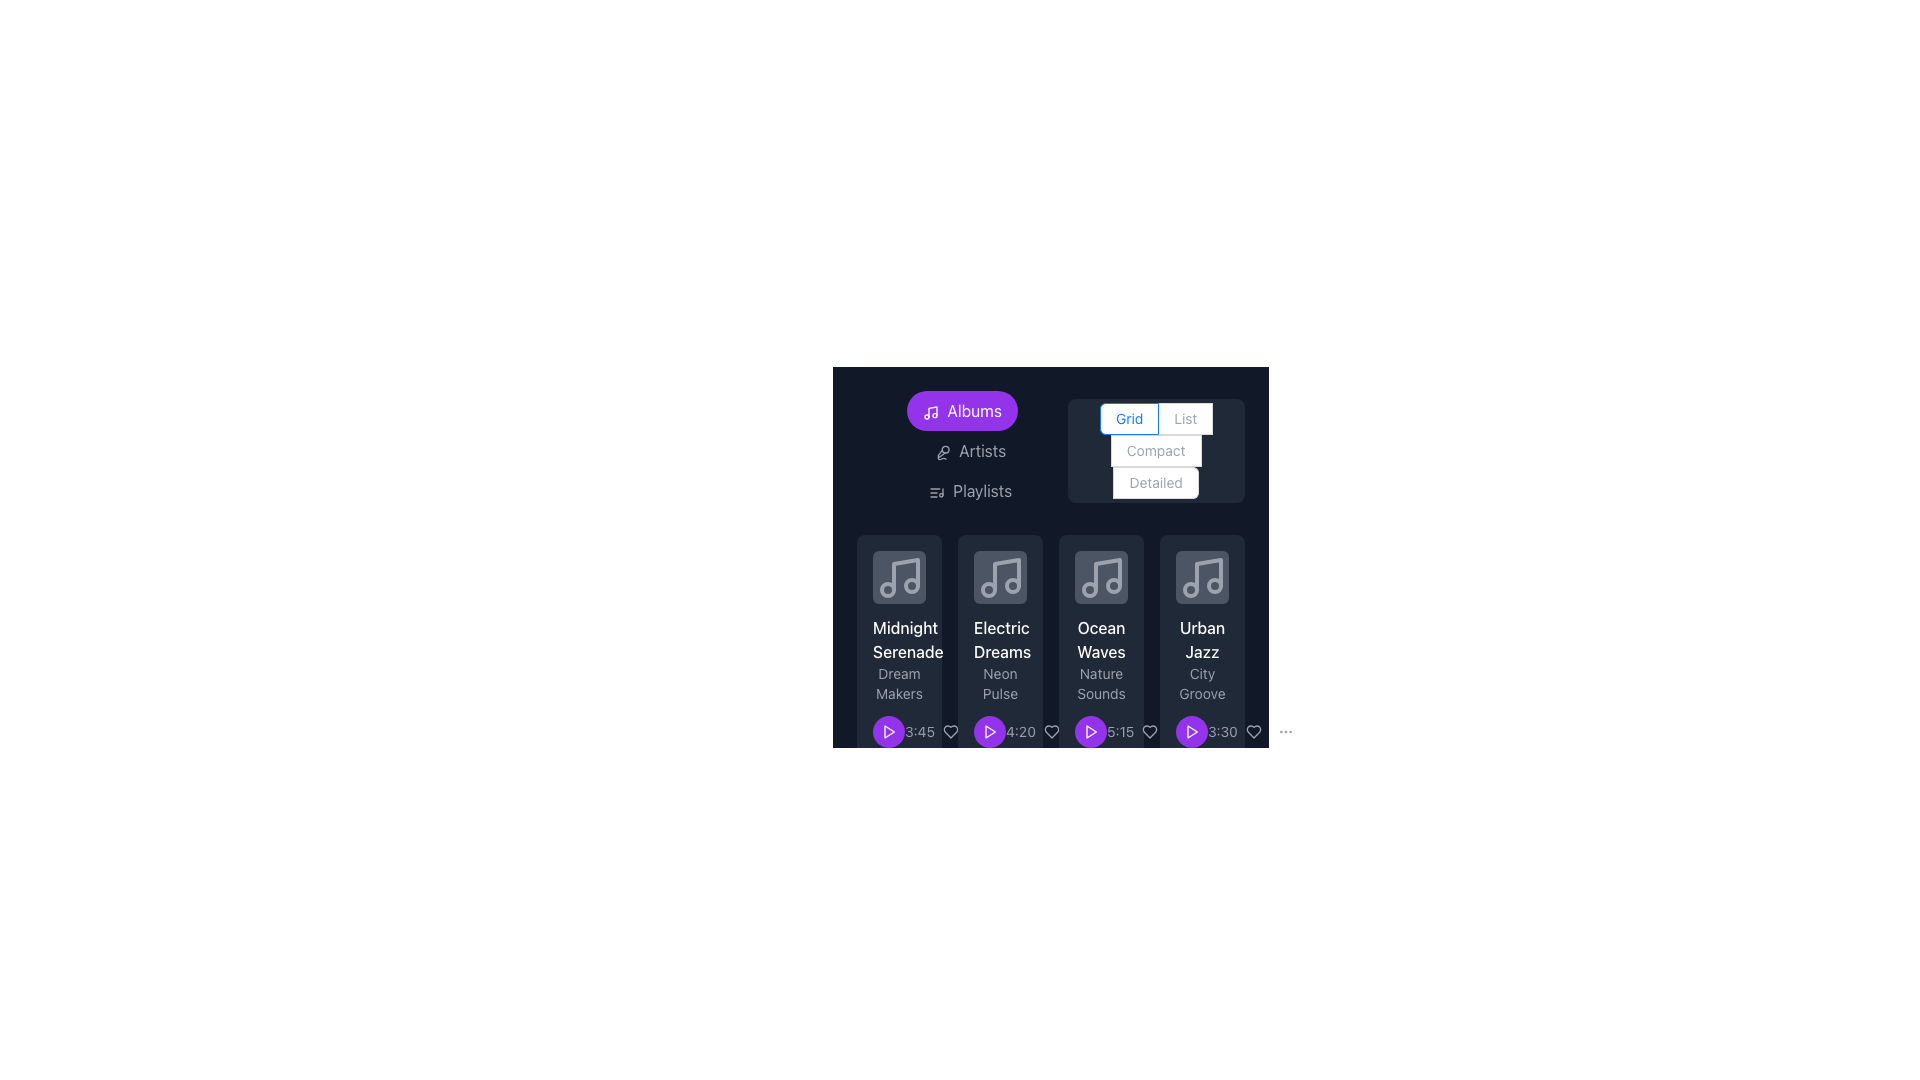 The width and height of the screenshot is (1920, 1080). What do you see at coordinates (888, 732) in the screenshot?
I see `the play button for the media item 'Midnight Serenade'` at bounding box center [888, 732].